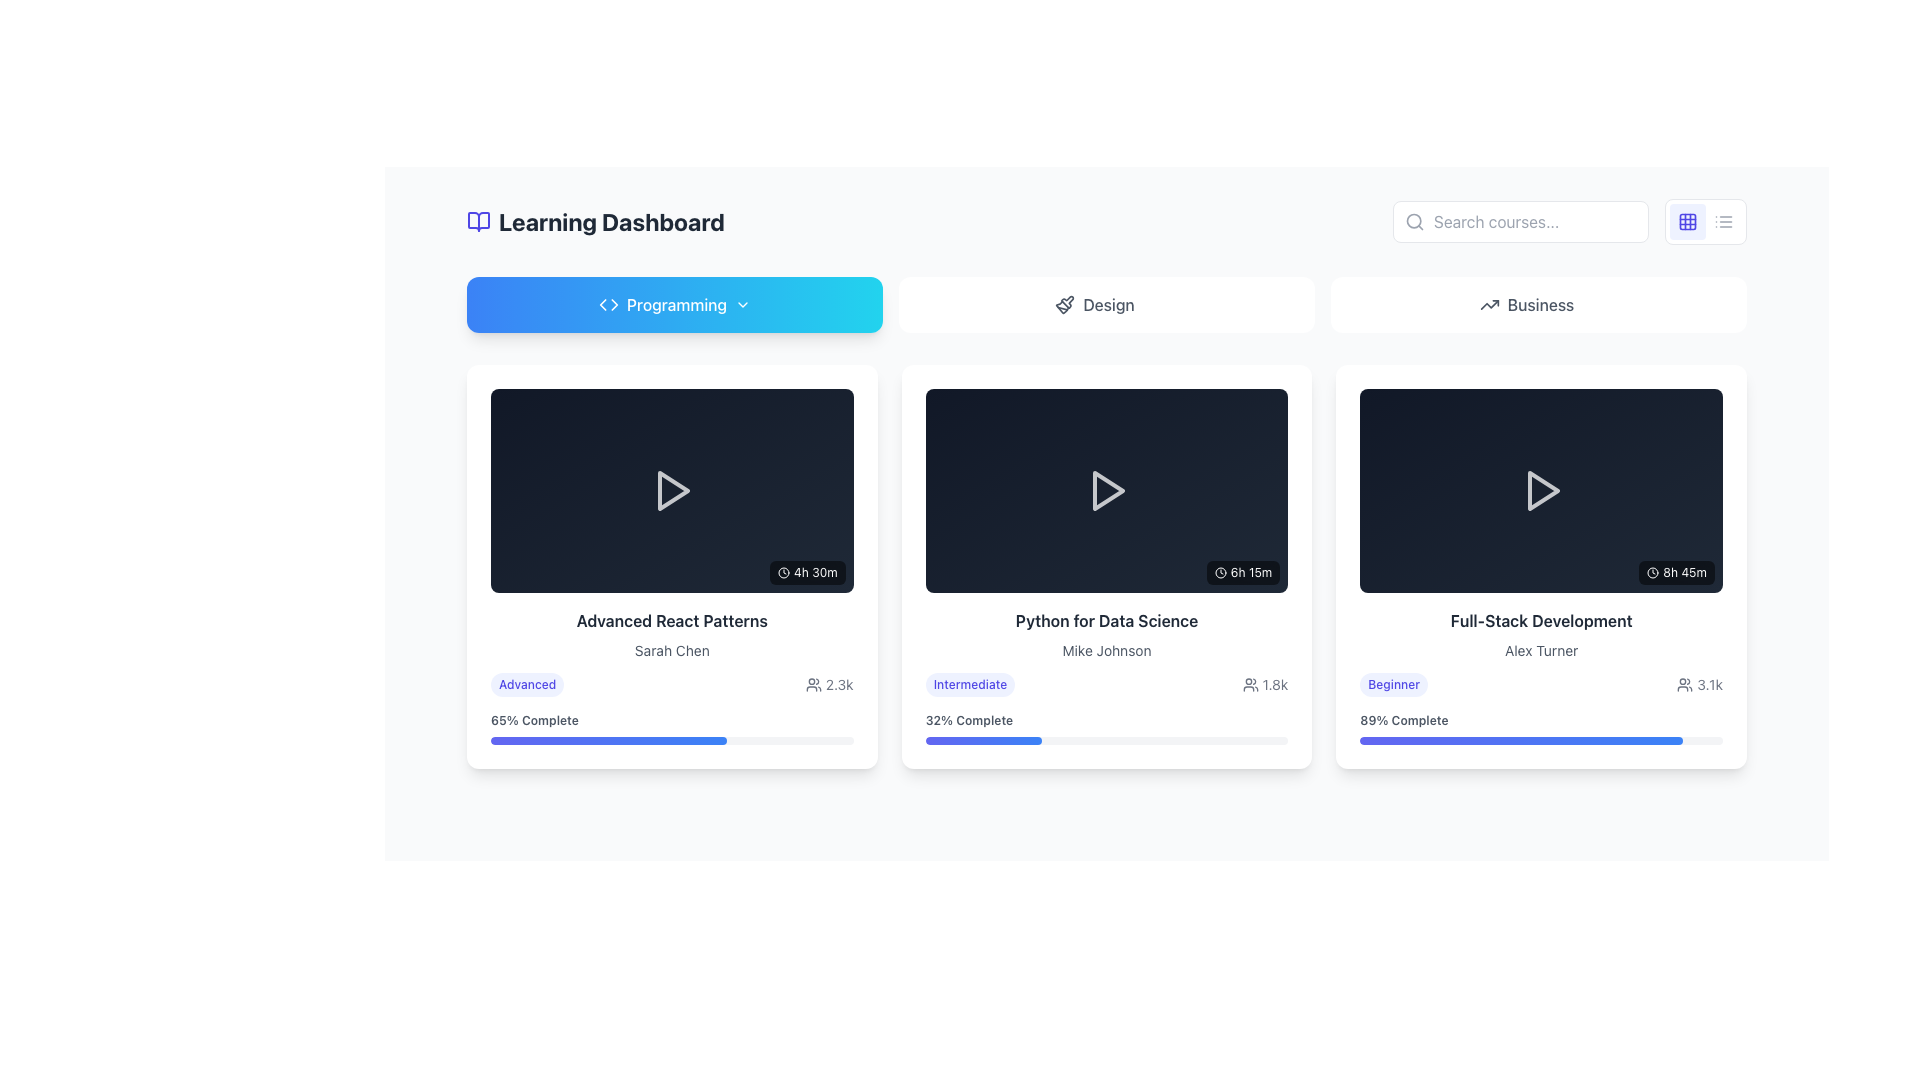 The image size is (1920, 1080). I want to click on the progress displayed by the vibrant gradient horizontal progress bar representing the 'Full-Stack Development' course located at the bottom of the third course card, so click(1520, 740).